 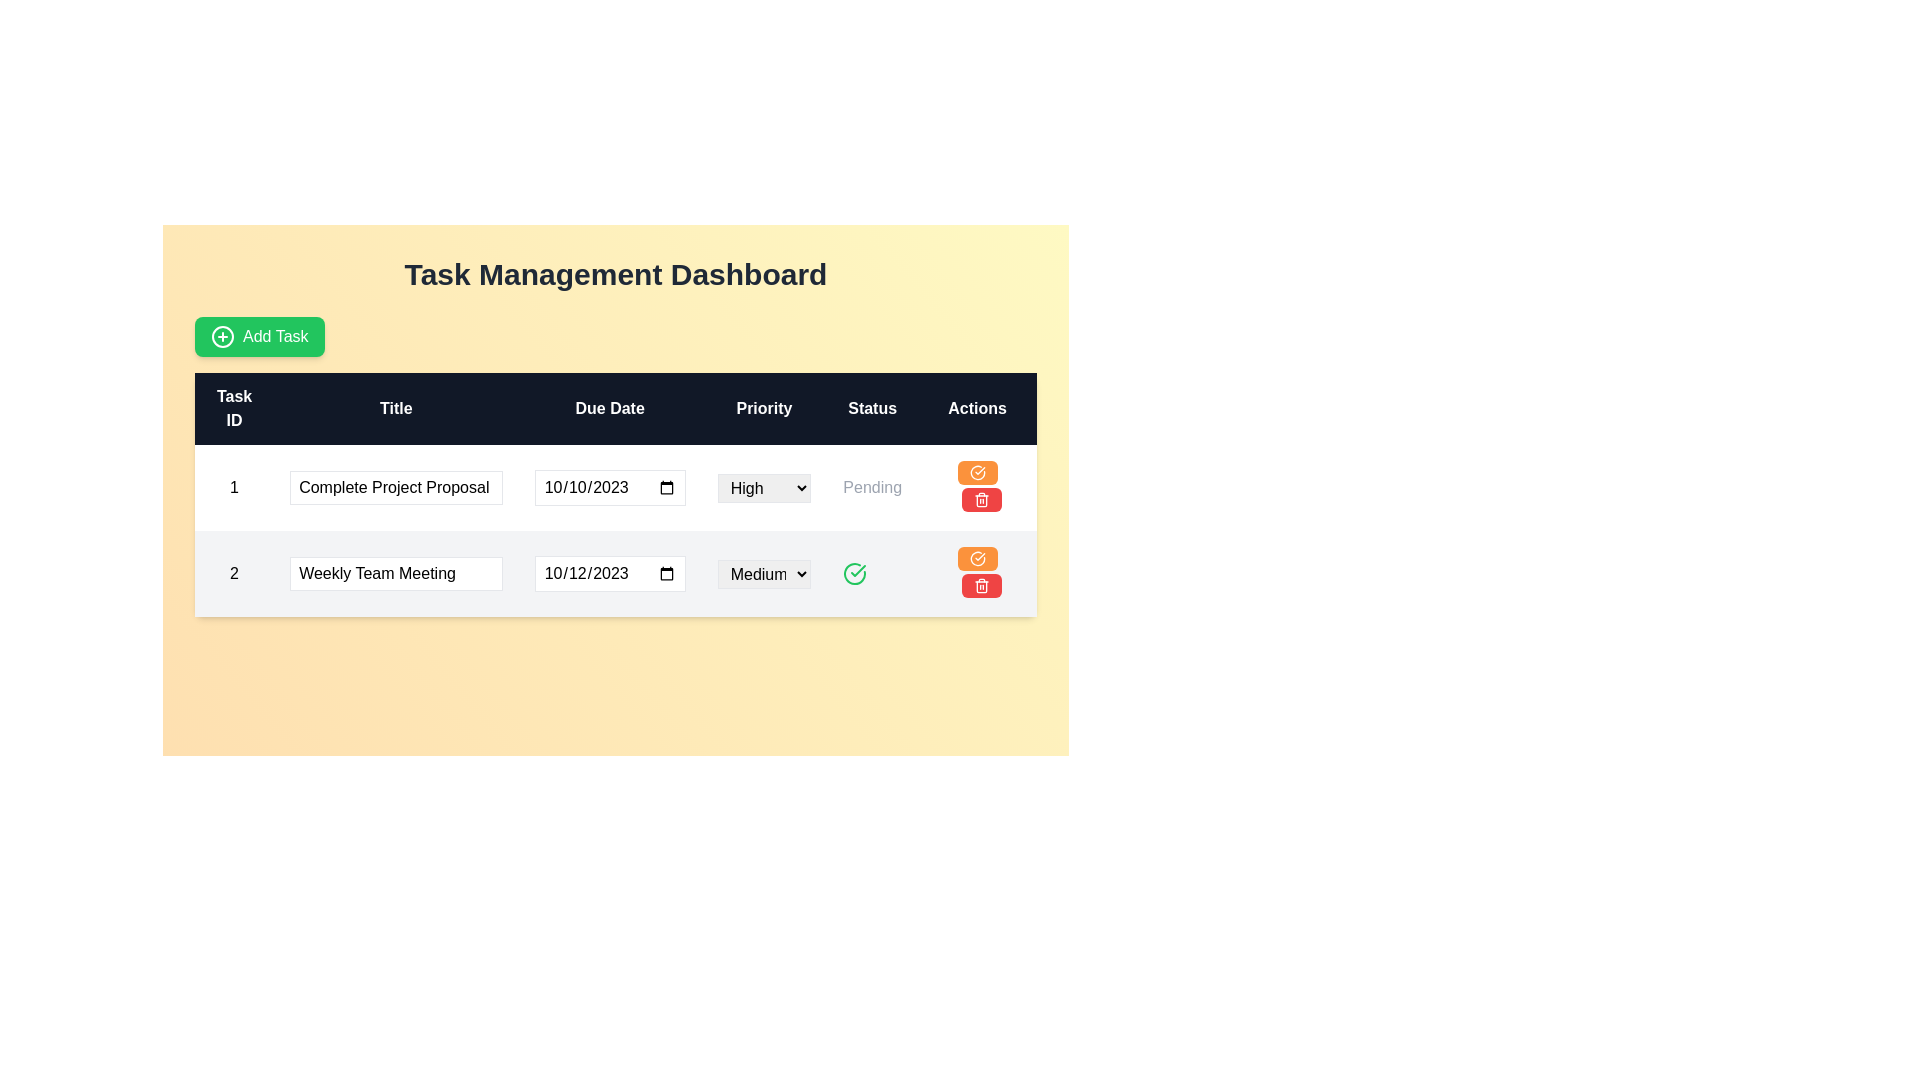 What do you see at coordinates (609, 488) in the screenshot?
I see `the Date input field located in the third column of the first row of the task table under the 'Due Date' heading to focus on it` at bounding box center [609, 488].